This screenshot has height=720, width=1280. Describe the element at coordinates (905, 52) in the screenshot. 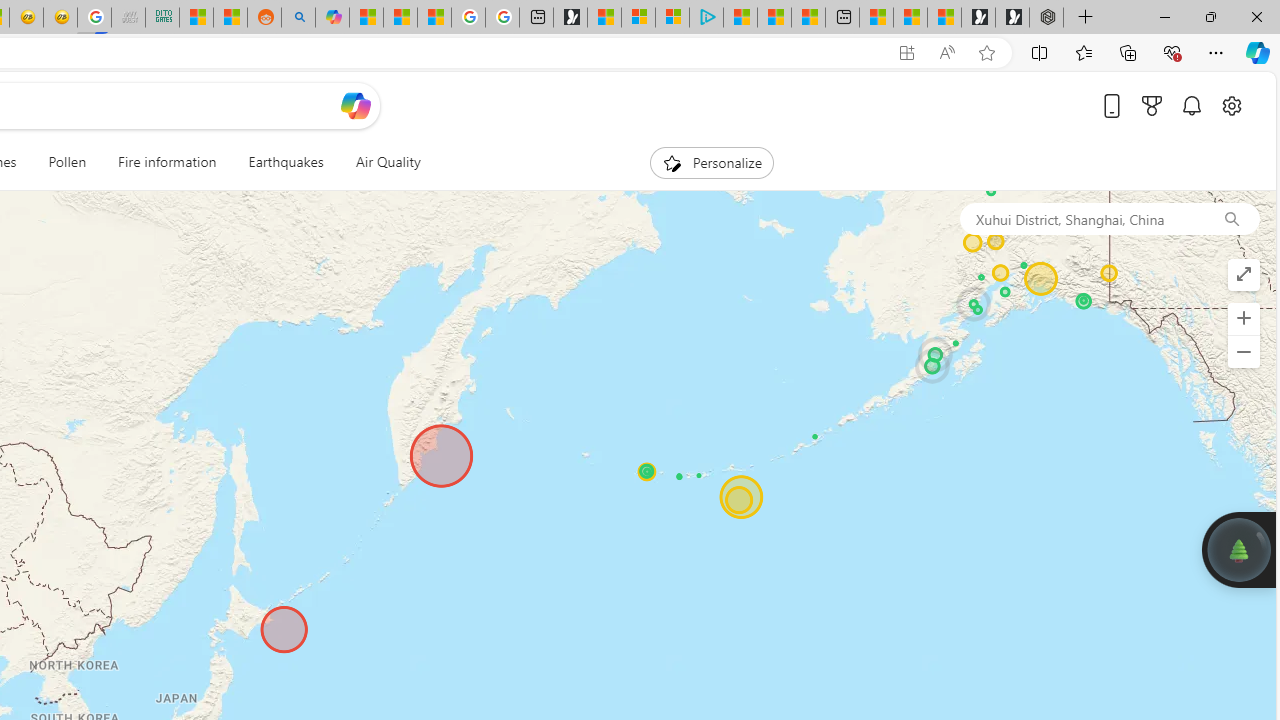

I see `'App available. Install Microsoft Start Weather'` at that location.